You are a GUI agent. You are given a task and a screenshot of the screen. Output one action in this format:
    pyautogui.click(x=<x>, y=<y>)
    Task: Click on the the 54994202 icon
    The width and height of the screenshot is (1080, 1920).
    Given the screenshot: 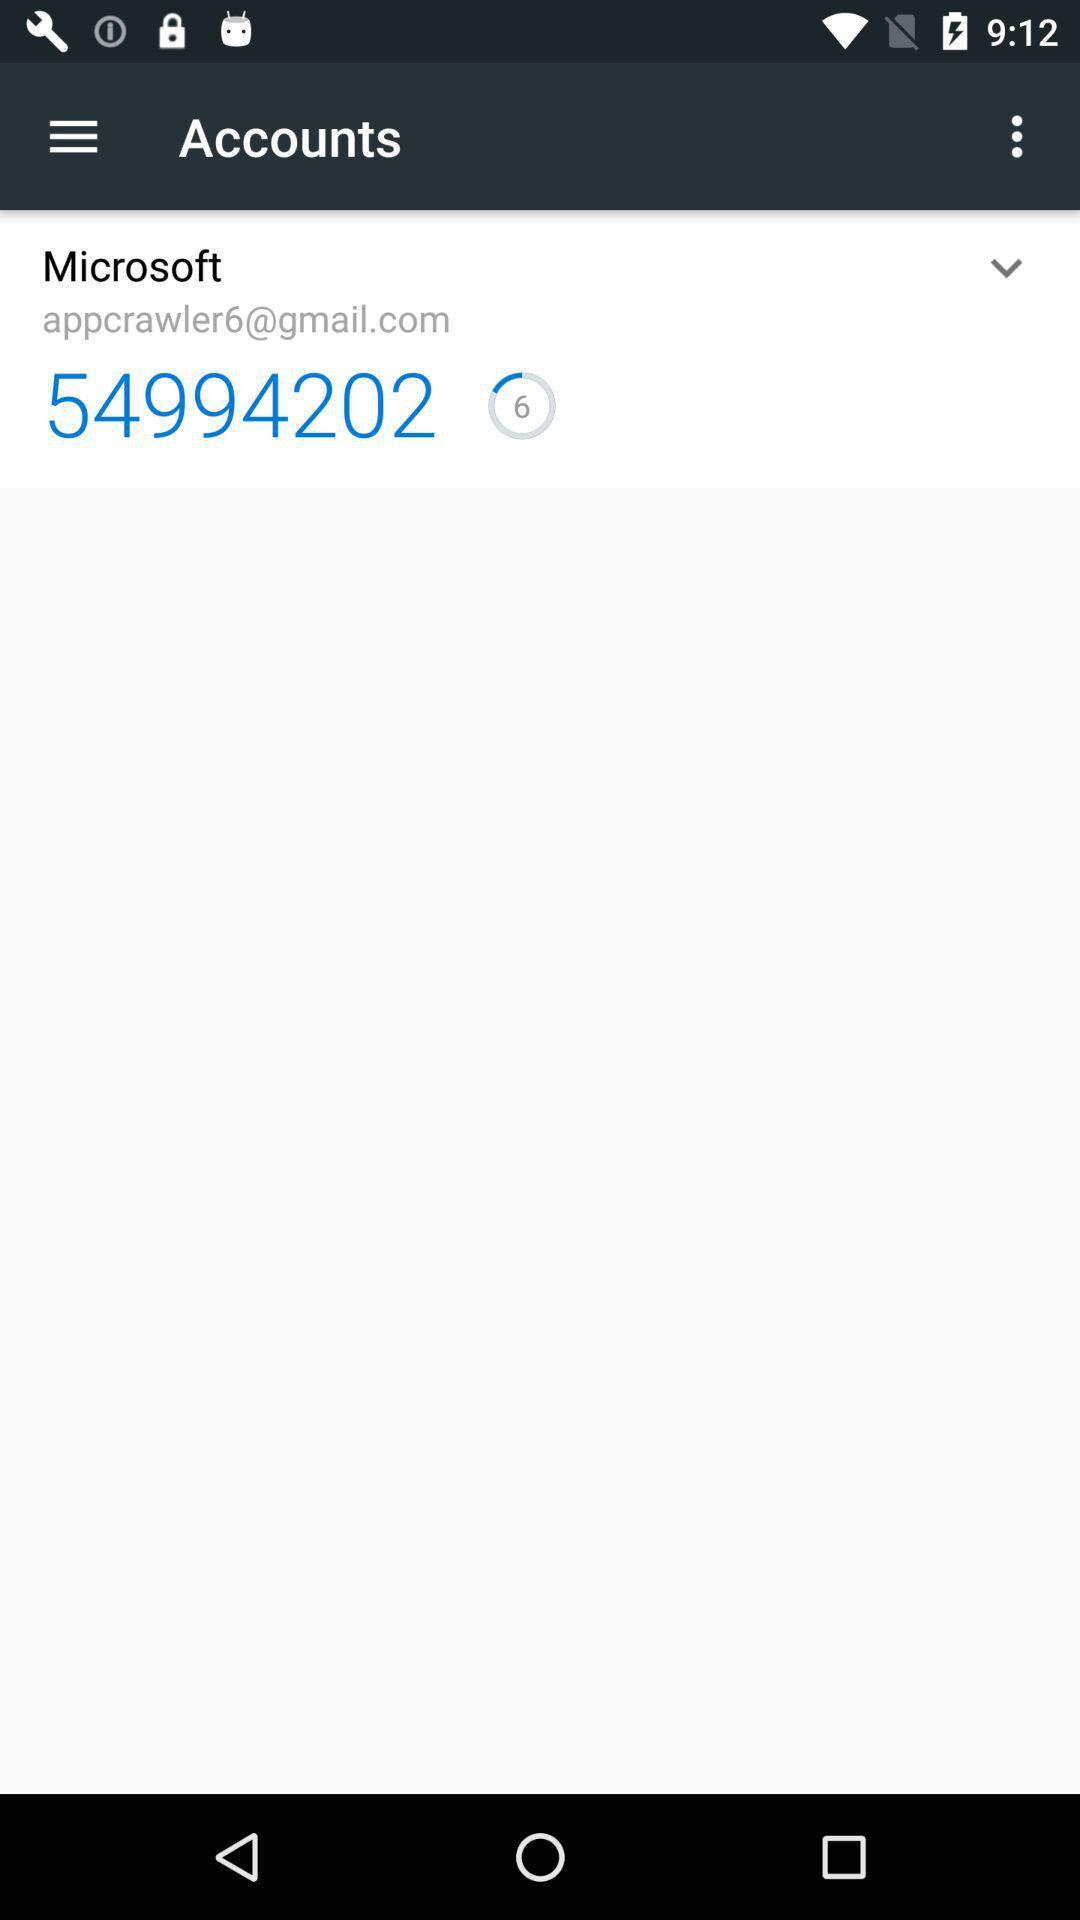 What is the action you would take?
    pyautogui.click(x=238, y=401)
    